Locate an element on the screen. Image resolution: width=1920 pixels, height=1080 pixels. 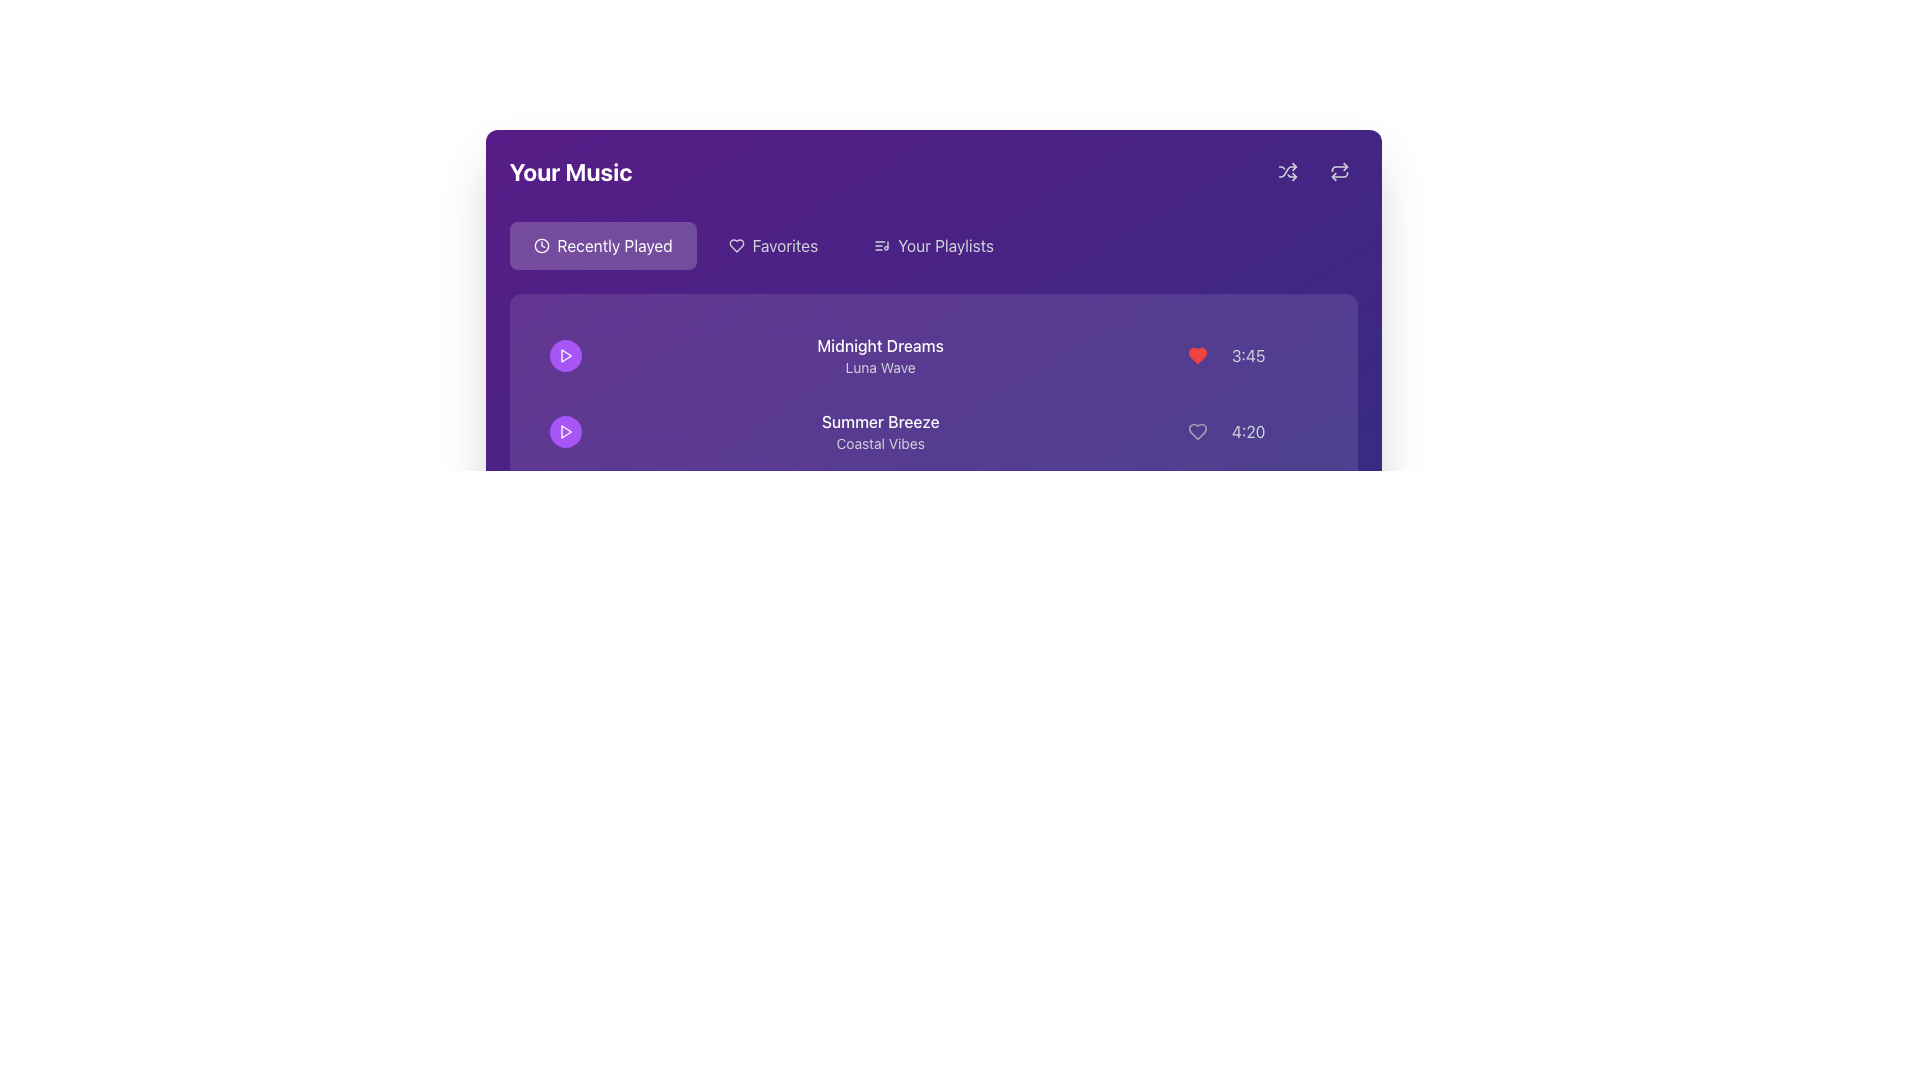
the light gray text displaying the time '4:20' on a dark purple background, which is part of the song information for 'Summer Breeze' by 'Coastal Vibes', located at the far right of the row and adjacent to a heart icon is located at coordinates (1247, 431).